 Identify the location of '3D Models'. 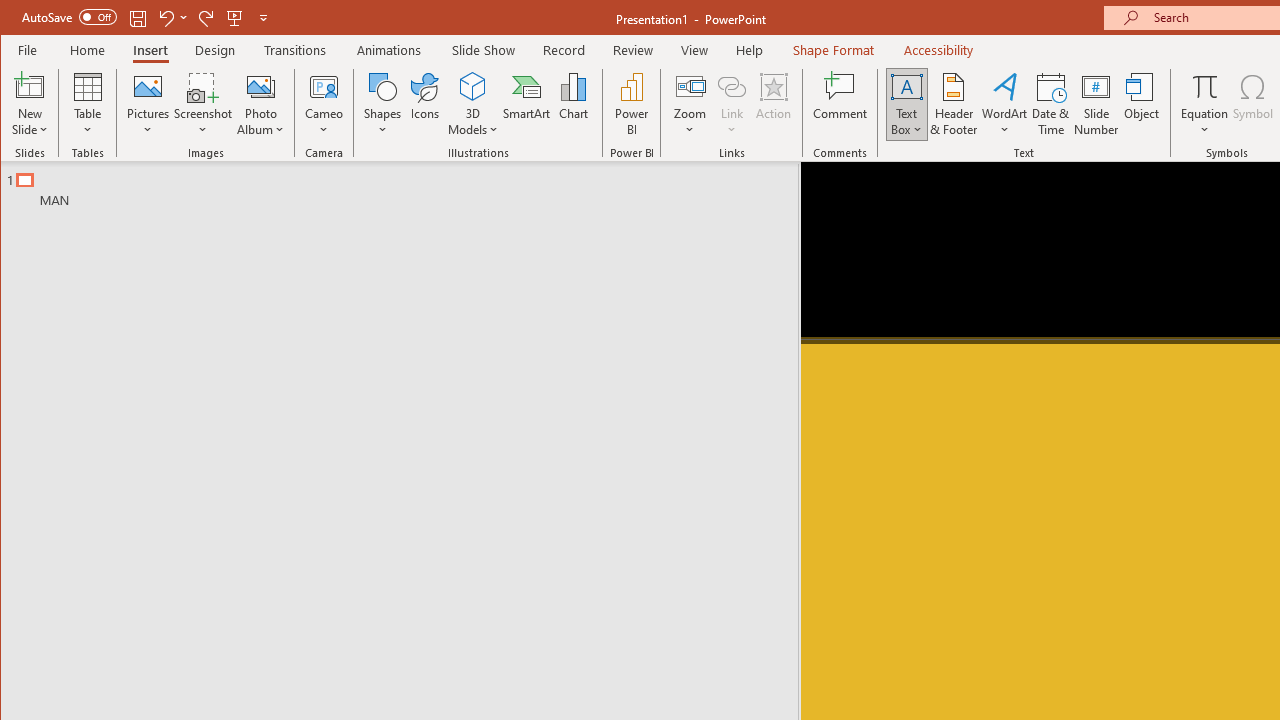
(471, 104).